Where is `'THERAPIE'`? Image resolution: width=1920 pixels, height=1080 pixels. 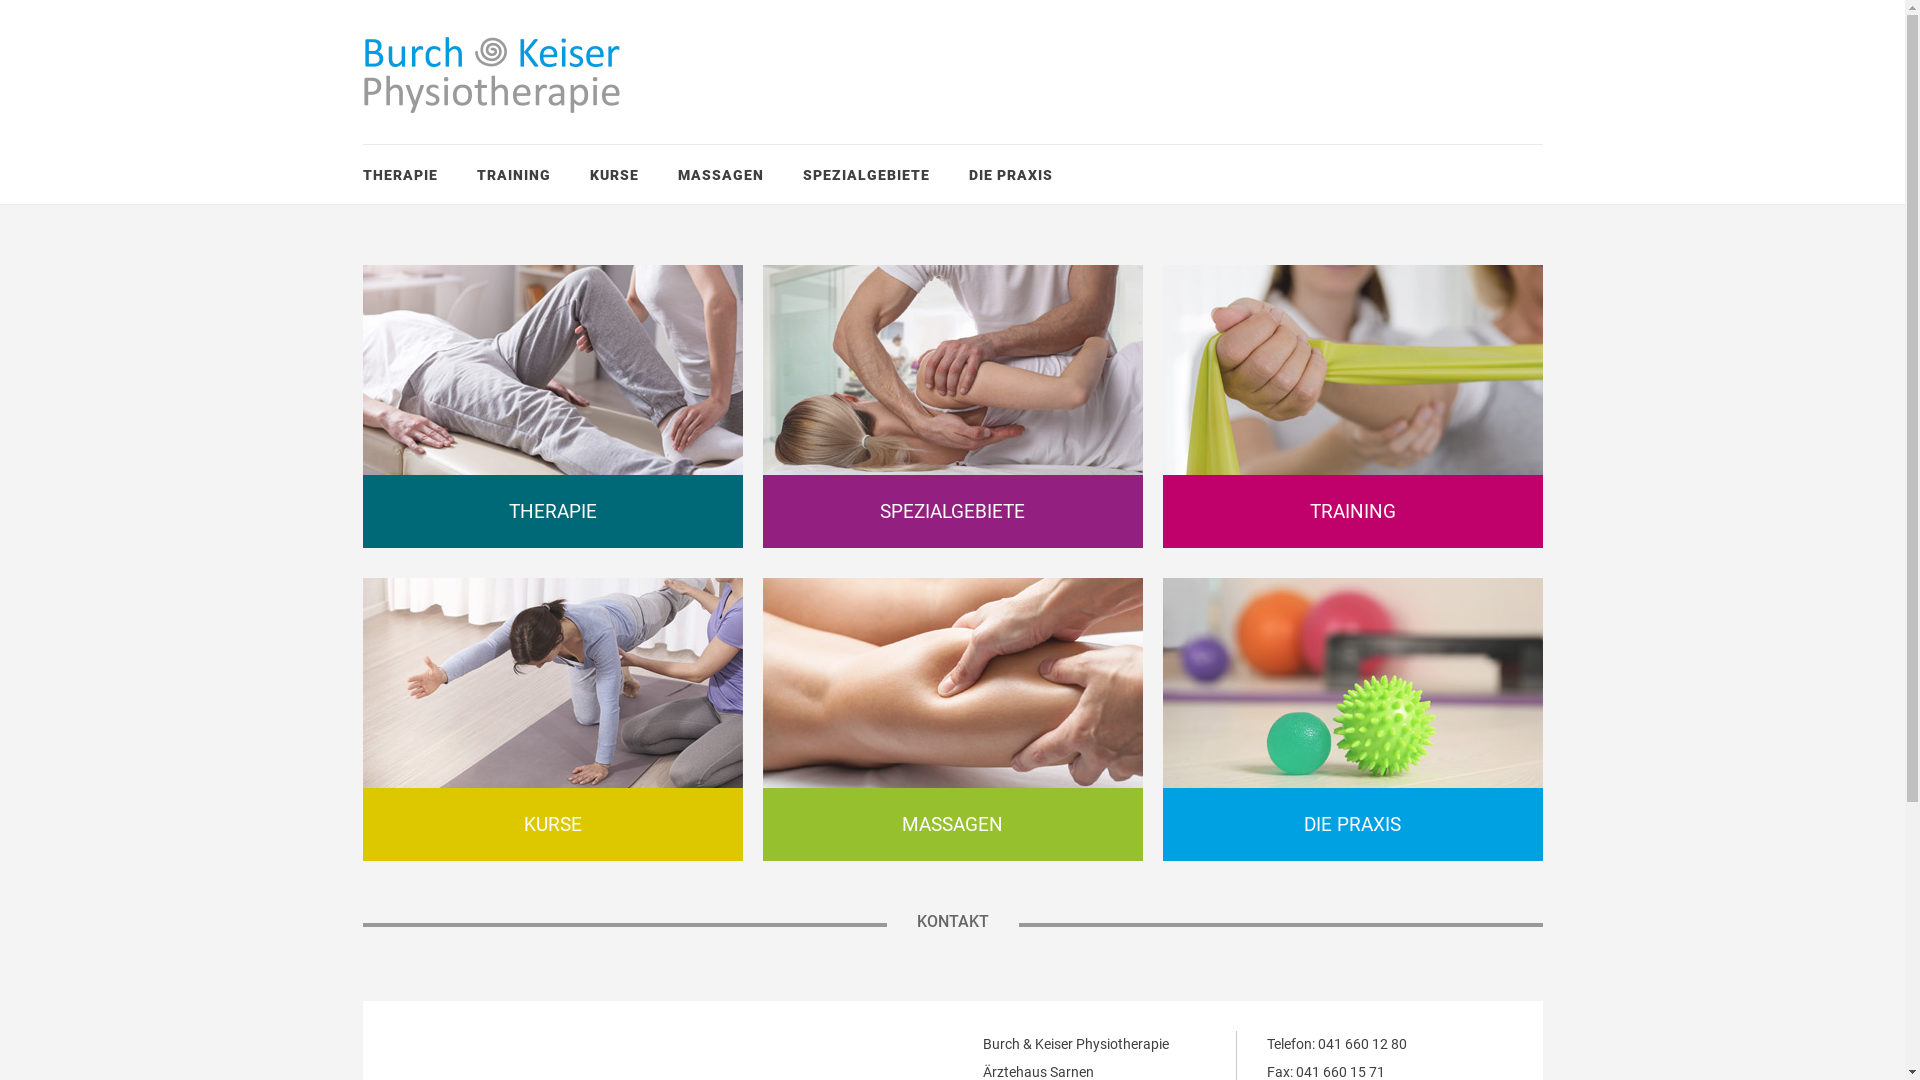
'THERAPIE' is located at coordinates (399, 173).